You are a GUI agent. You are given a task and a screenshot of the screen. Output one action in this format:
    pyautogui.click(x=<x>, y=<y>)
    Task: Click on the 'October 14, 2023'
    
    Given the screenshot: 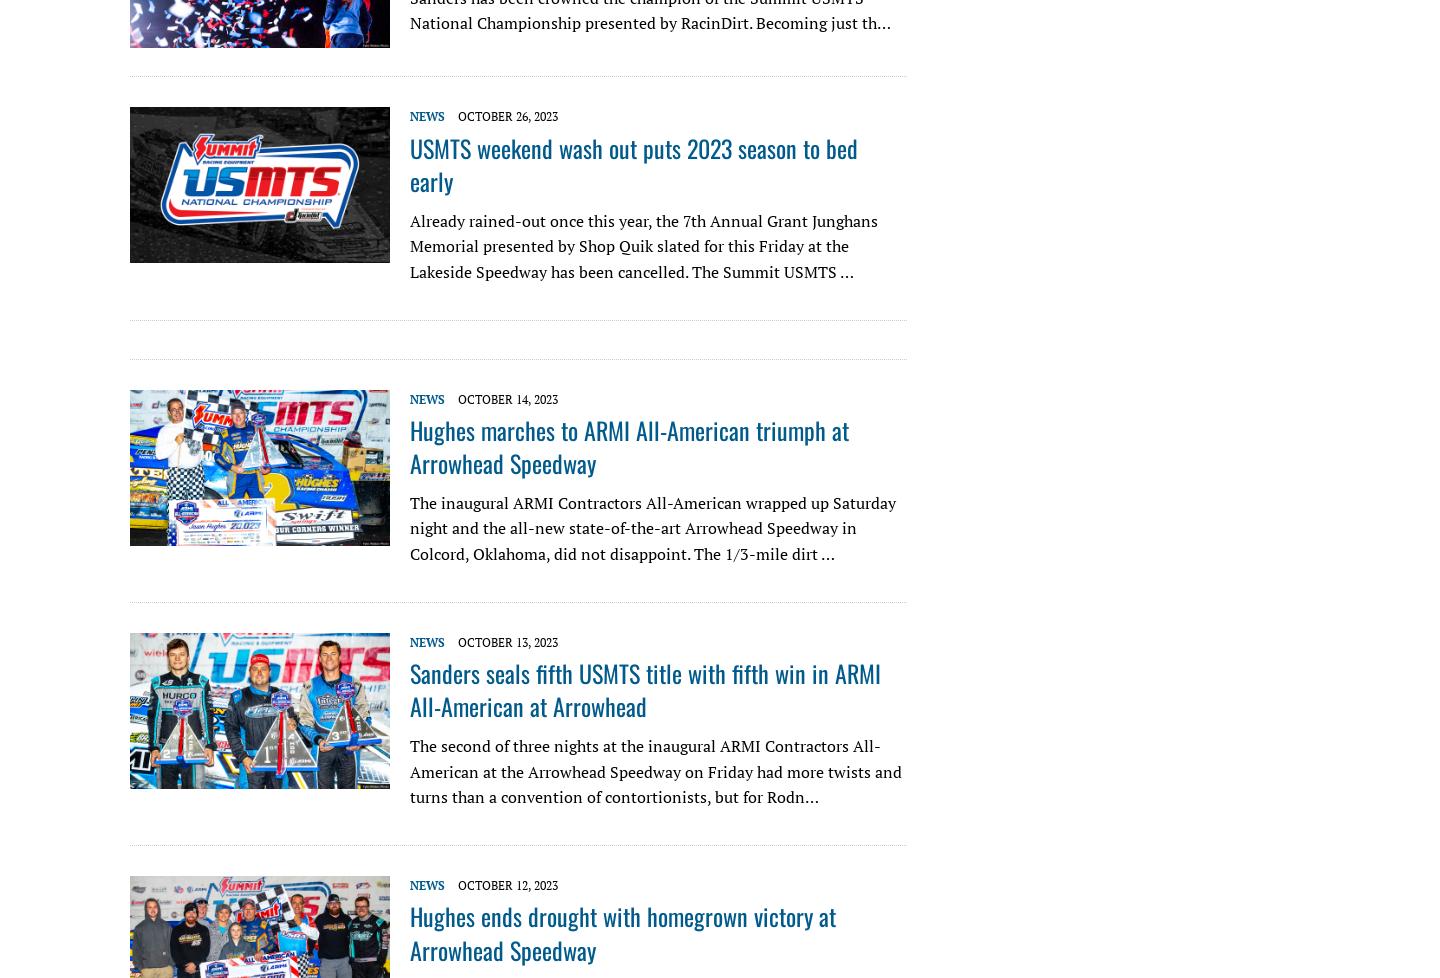 What is the action you would take?
    pyautogui.click(x=507, y=397)
    